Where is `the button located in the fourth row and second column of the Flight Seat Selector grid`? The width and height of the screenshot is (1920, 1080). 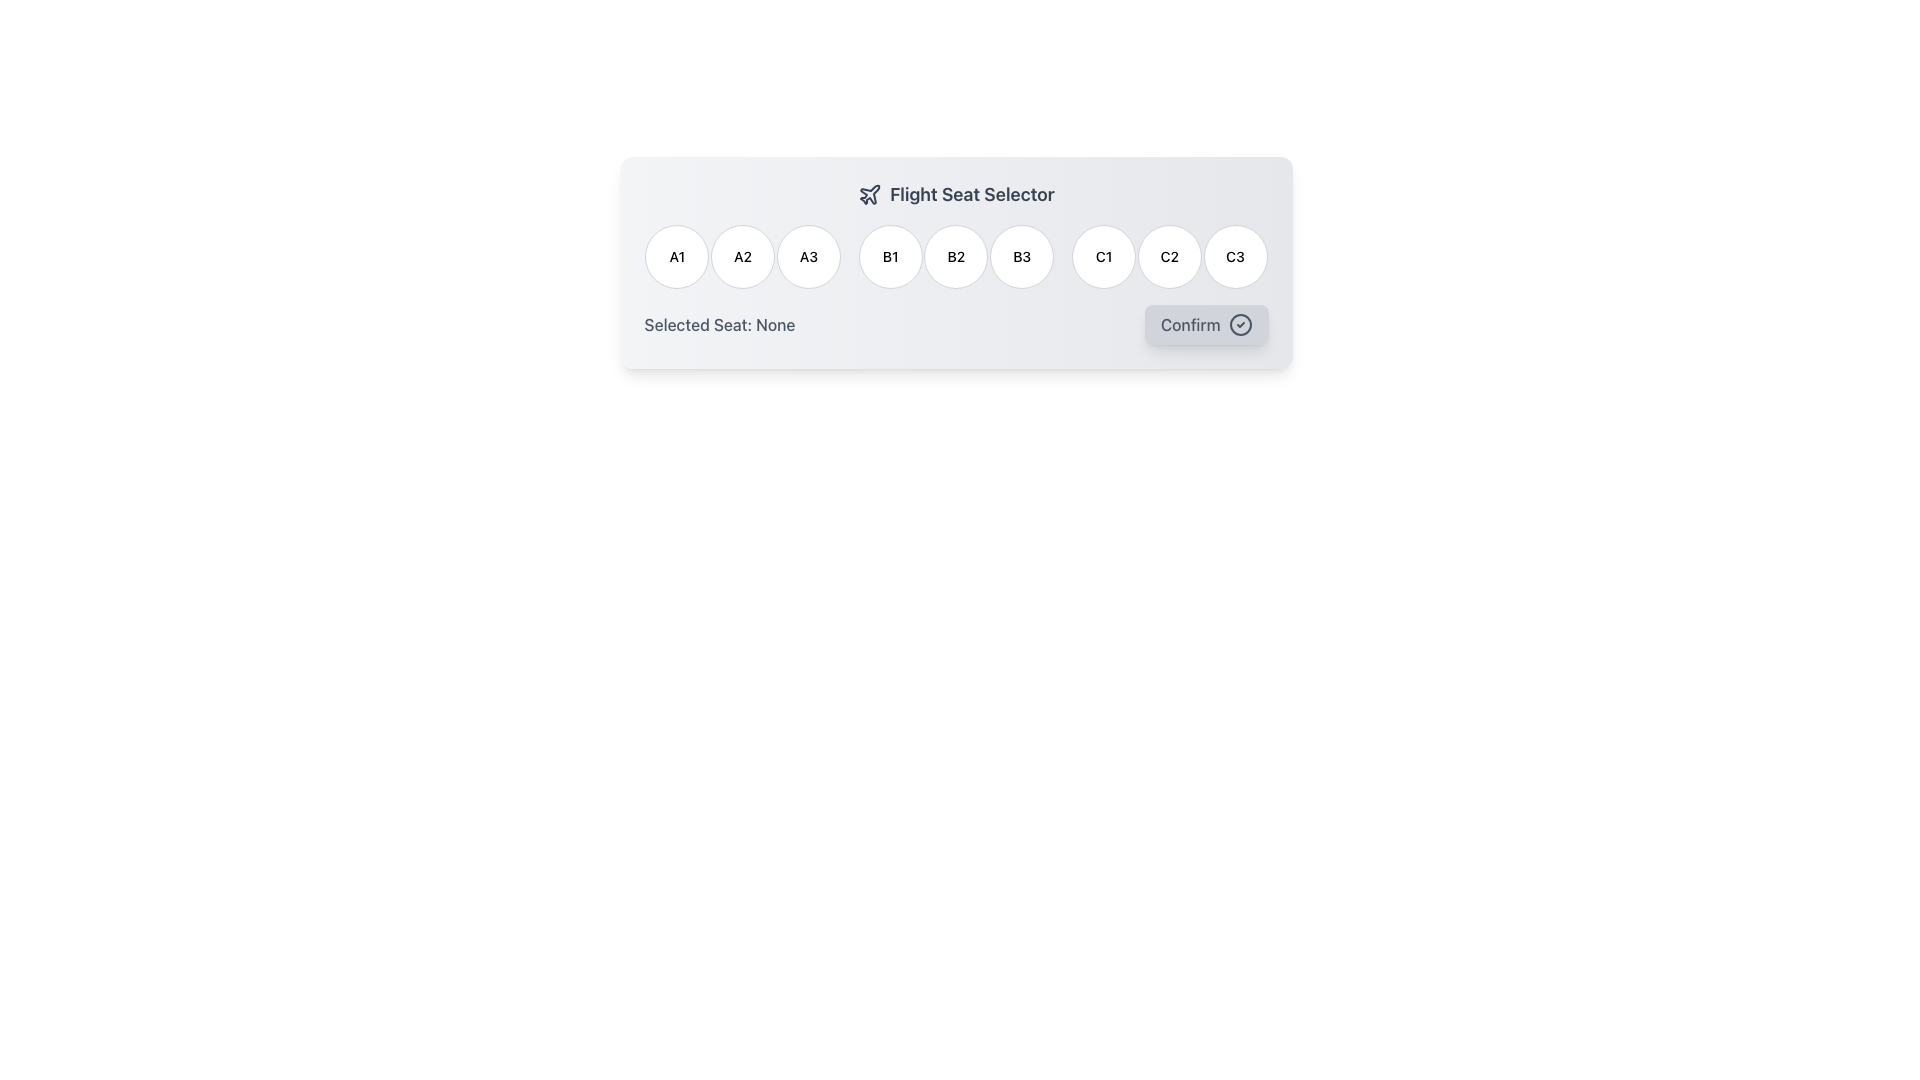 the button located in the fourth row and second column of the Flight Seat Selector grid is located at coordinates (955, 256).